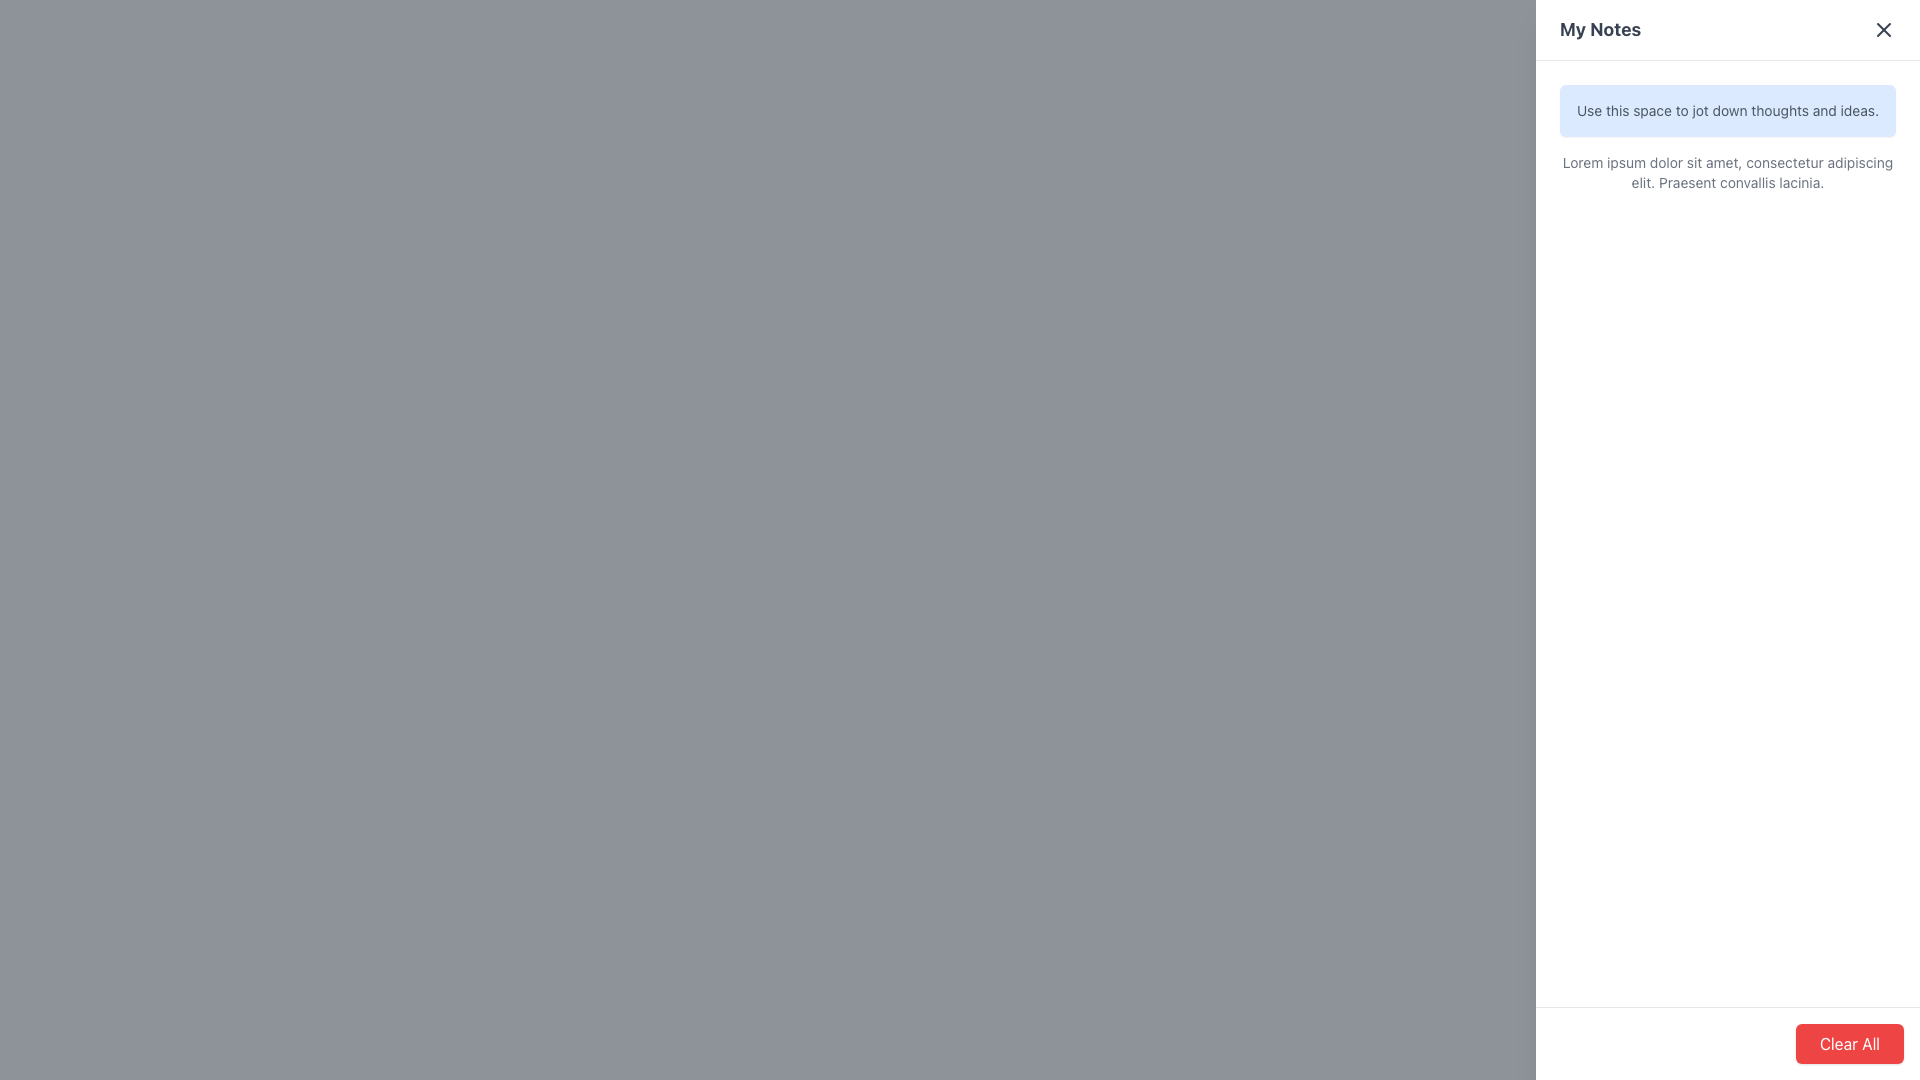 Image resolution: width=1920 pixels, height=1080 pixels. What do you see at coordinates (1882, 30) in the screenshot?
I see `the close button located at the top-right corner of the 'My Notes' modal` at bounding box center [1882, 30].